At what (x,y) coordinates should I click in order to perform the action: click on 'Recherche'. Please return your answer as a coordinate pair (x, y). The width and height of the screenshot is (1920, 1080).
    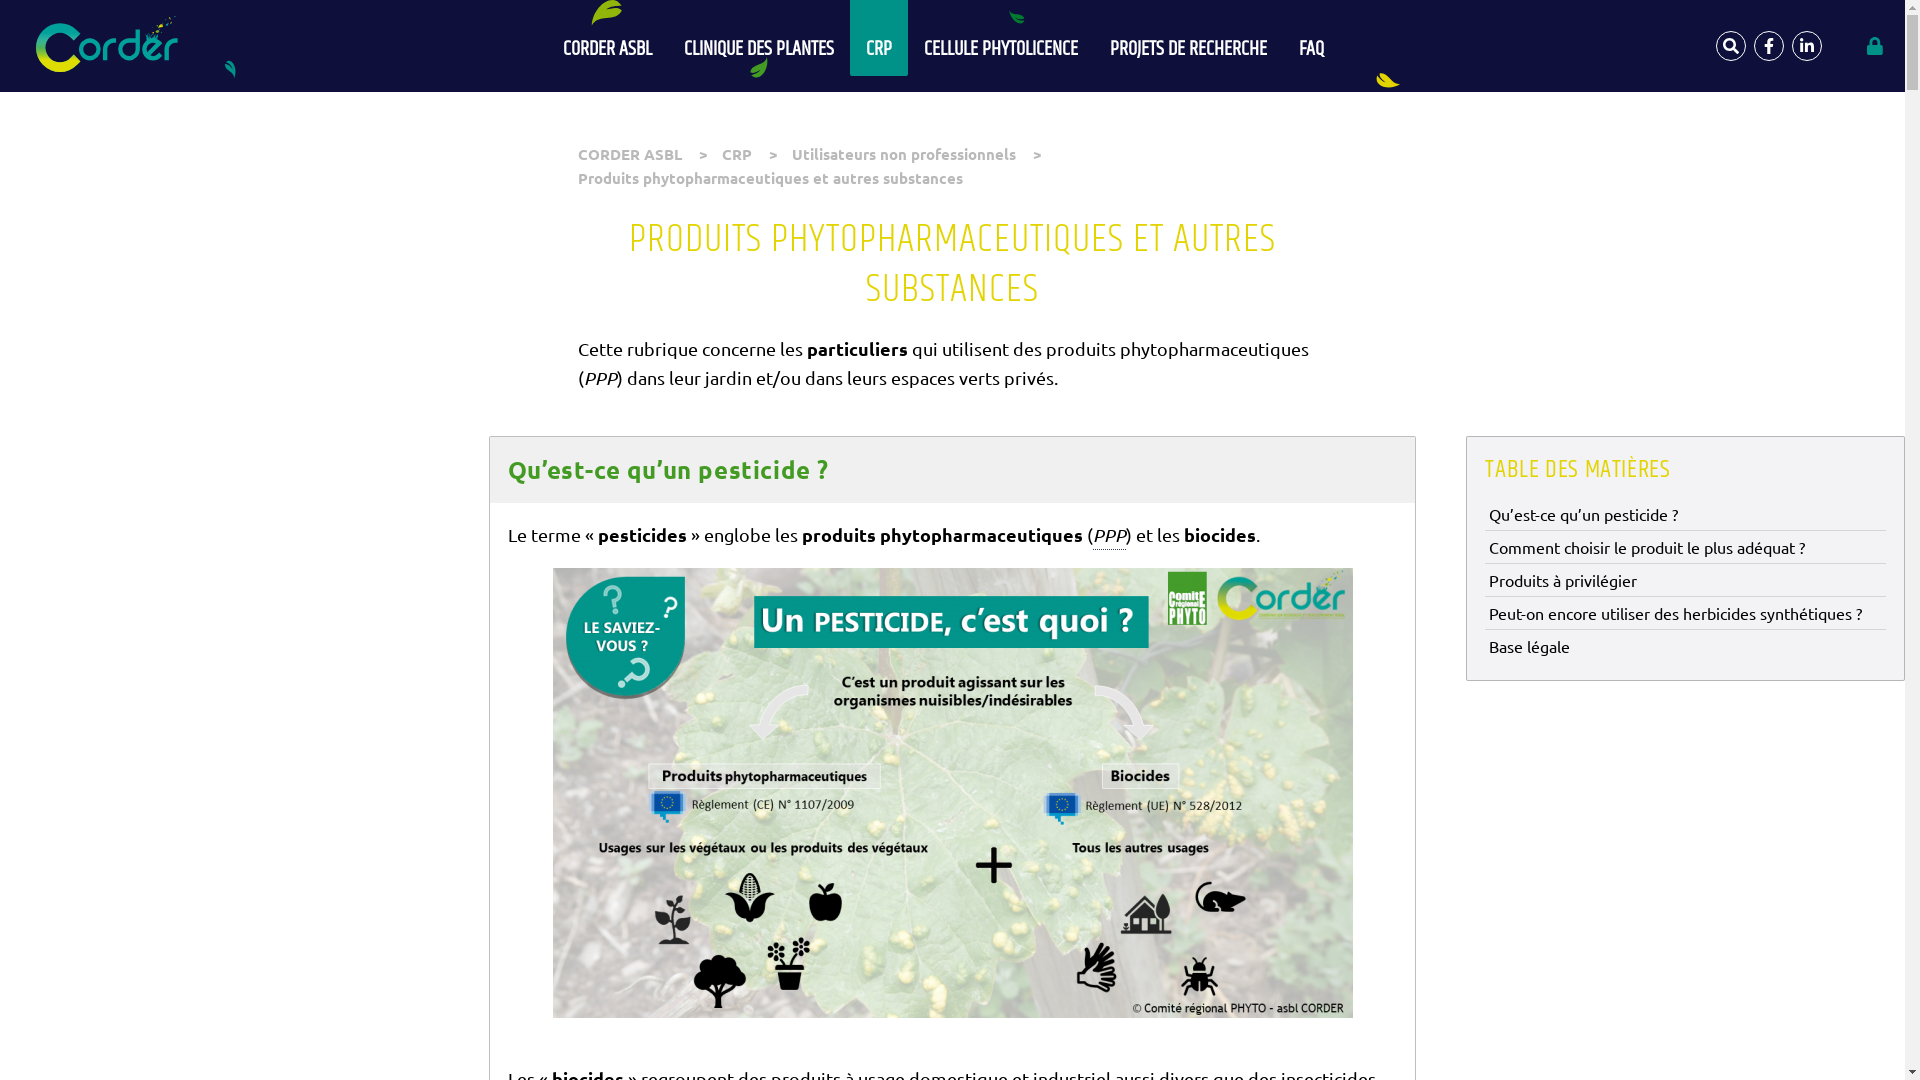
    Looking at the image, I should click on (1715, 45).